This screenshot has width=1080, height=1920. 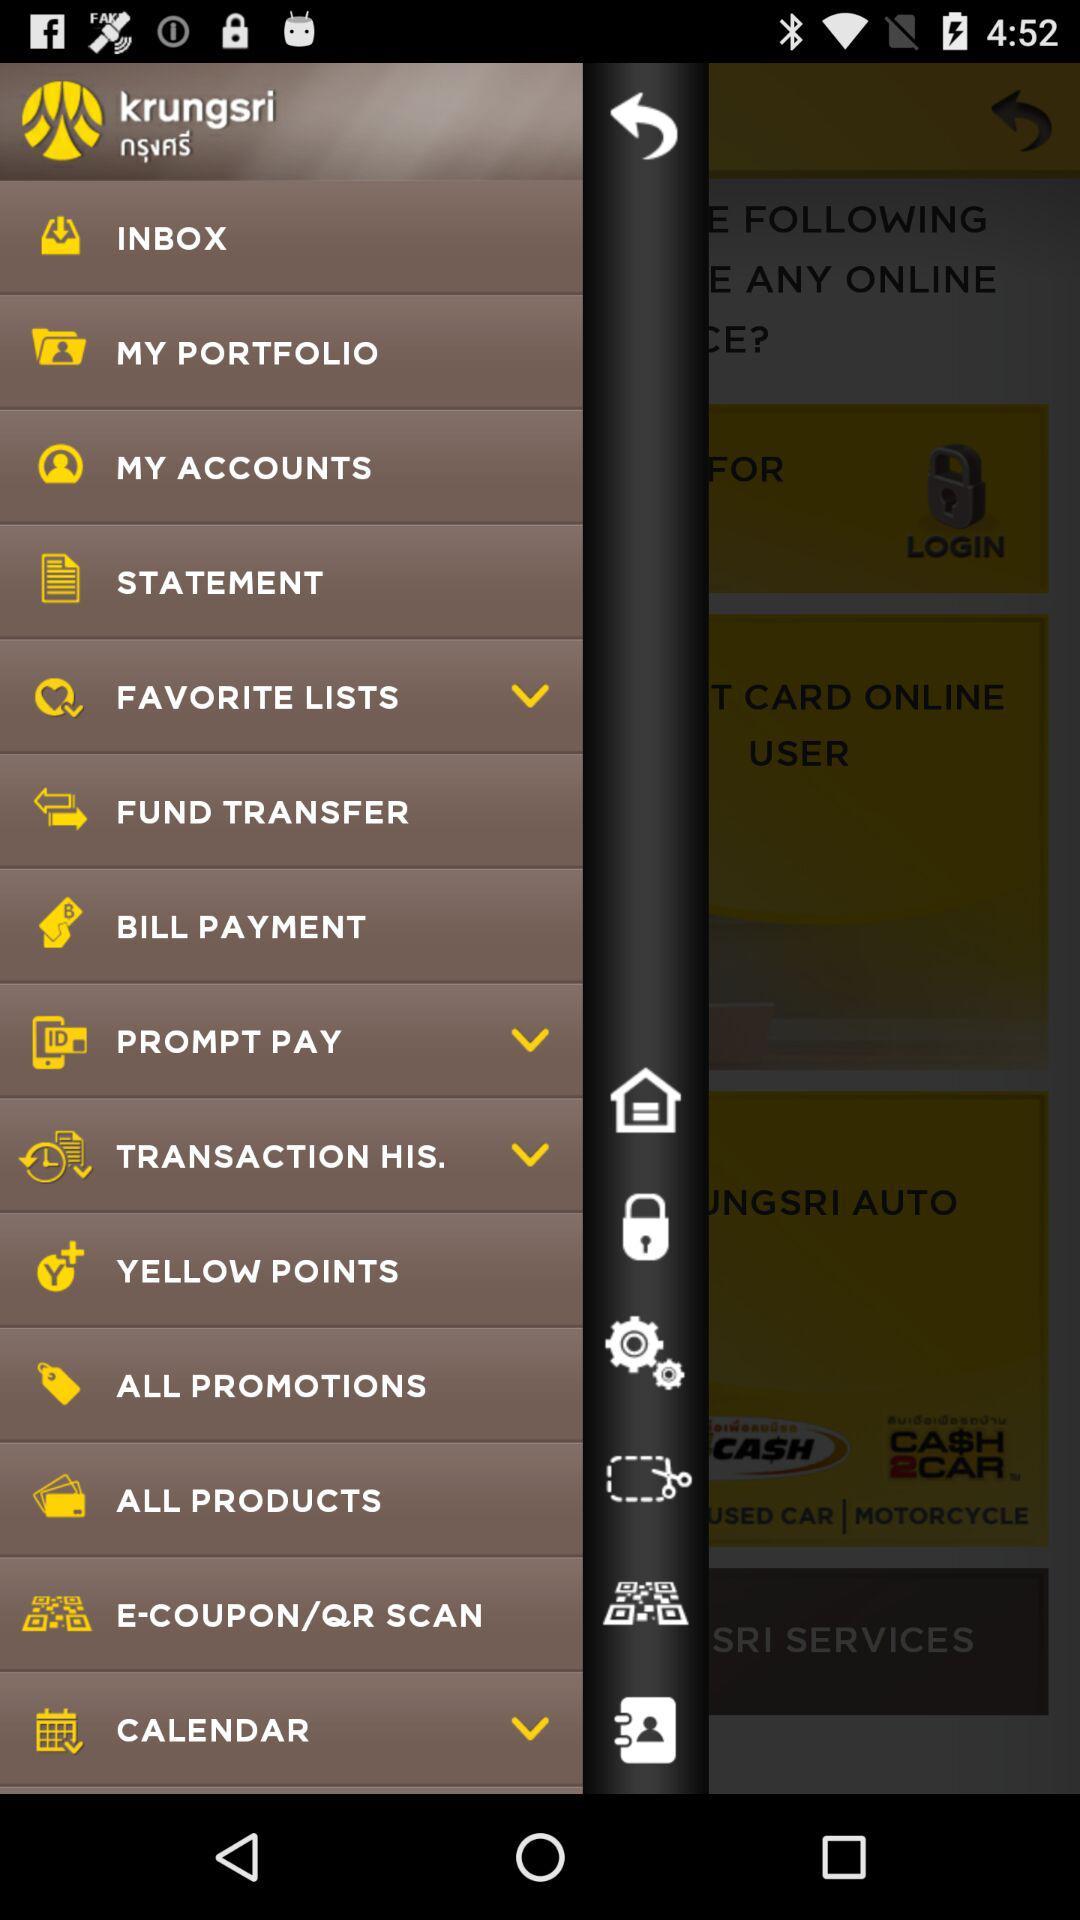 I want to click on krungsri, so click(x=645, y=124).